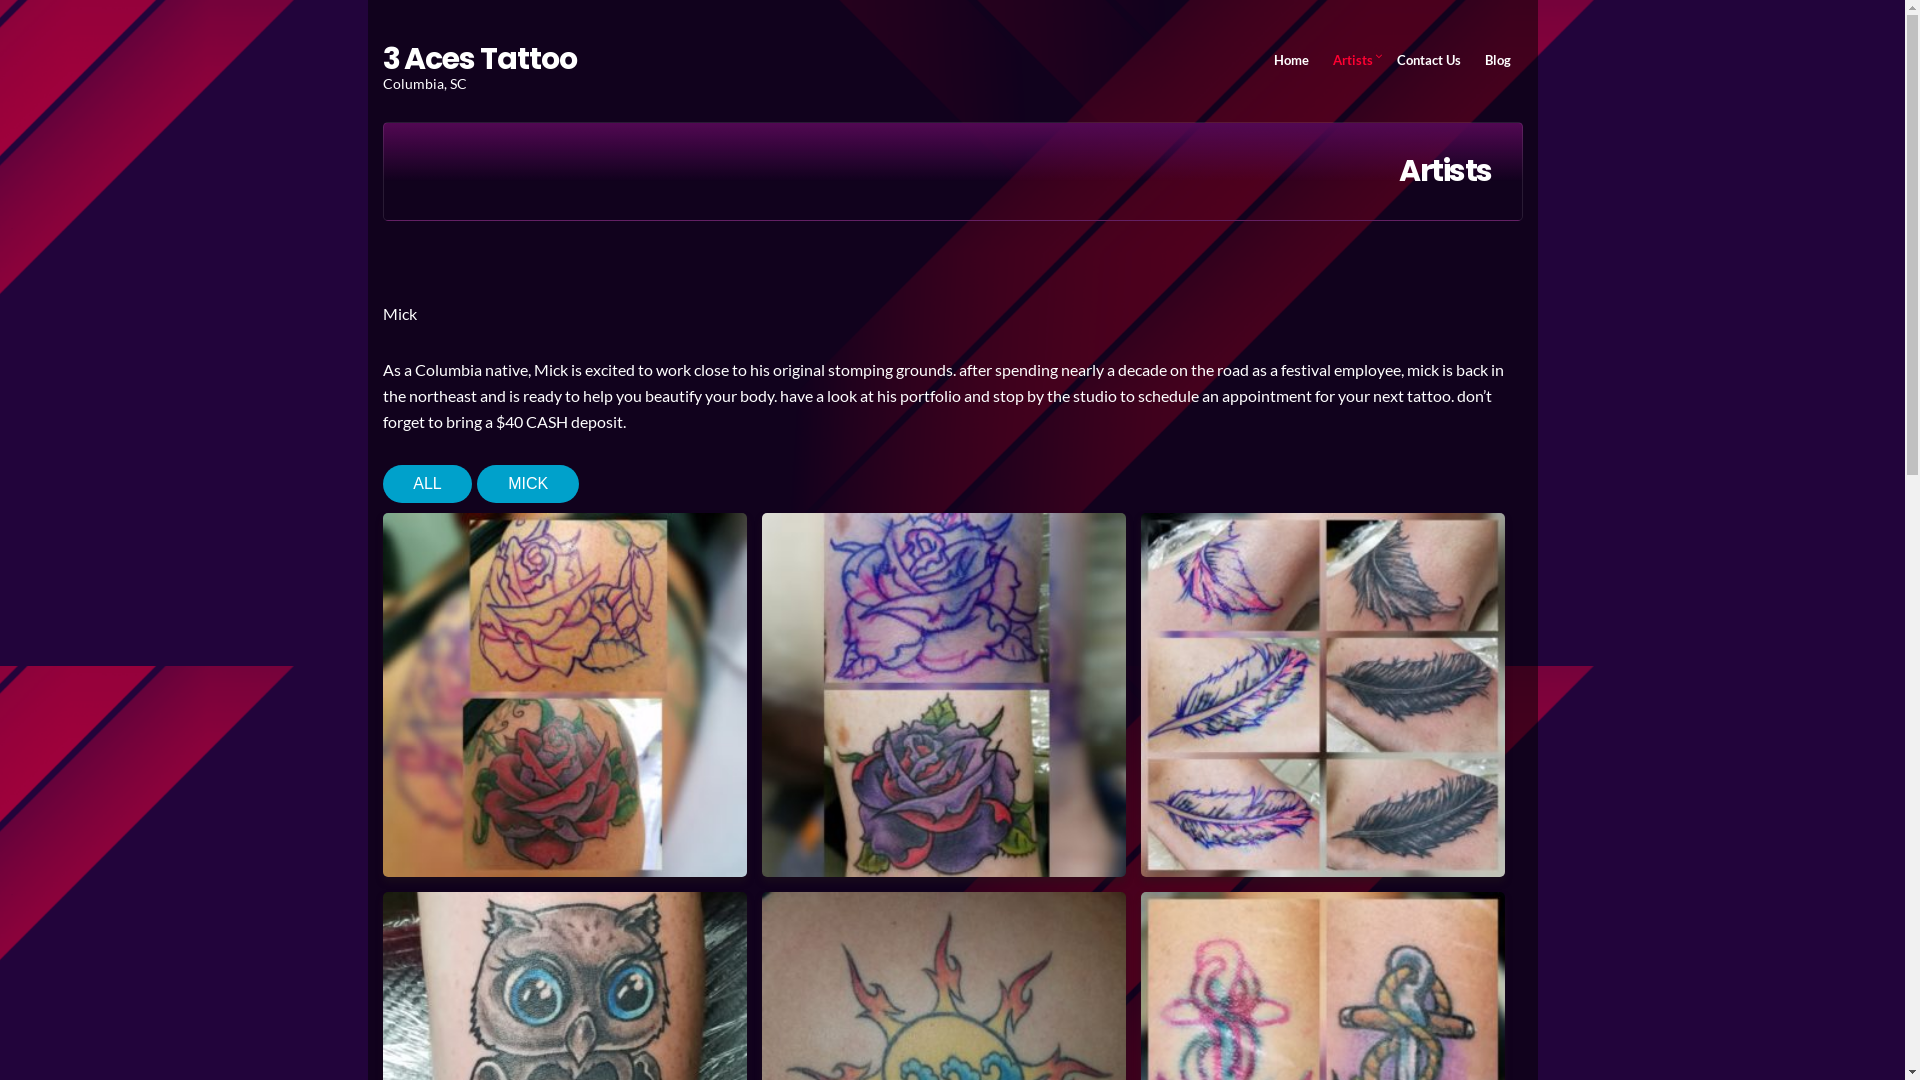 This screenshot has width=1920, height=1080. I want to click on '3 Aces Tattoo', so click(478, 57).